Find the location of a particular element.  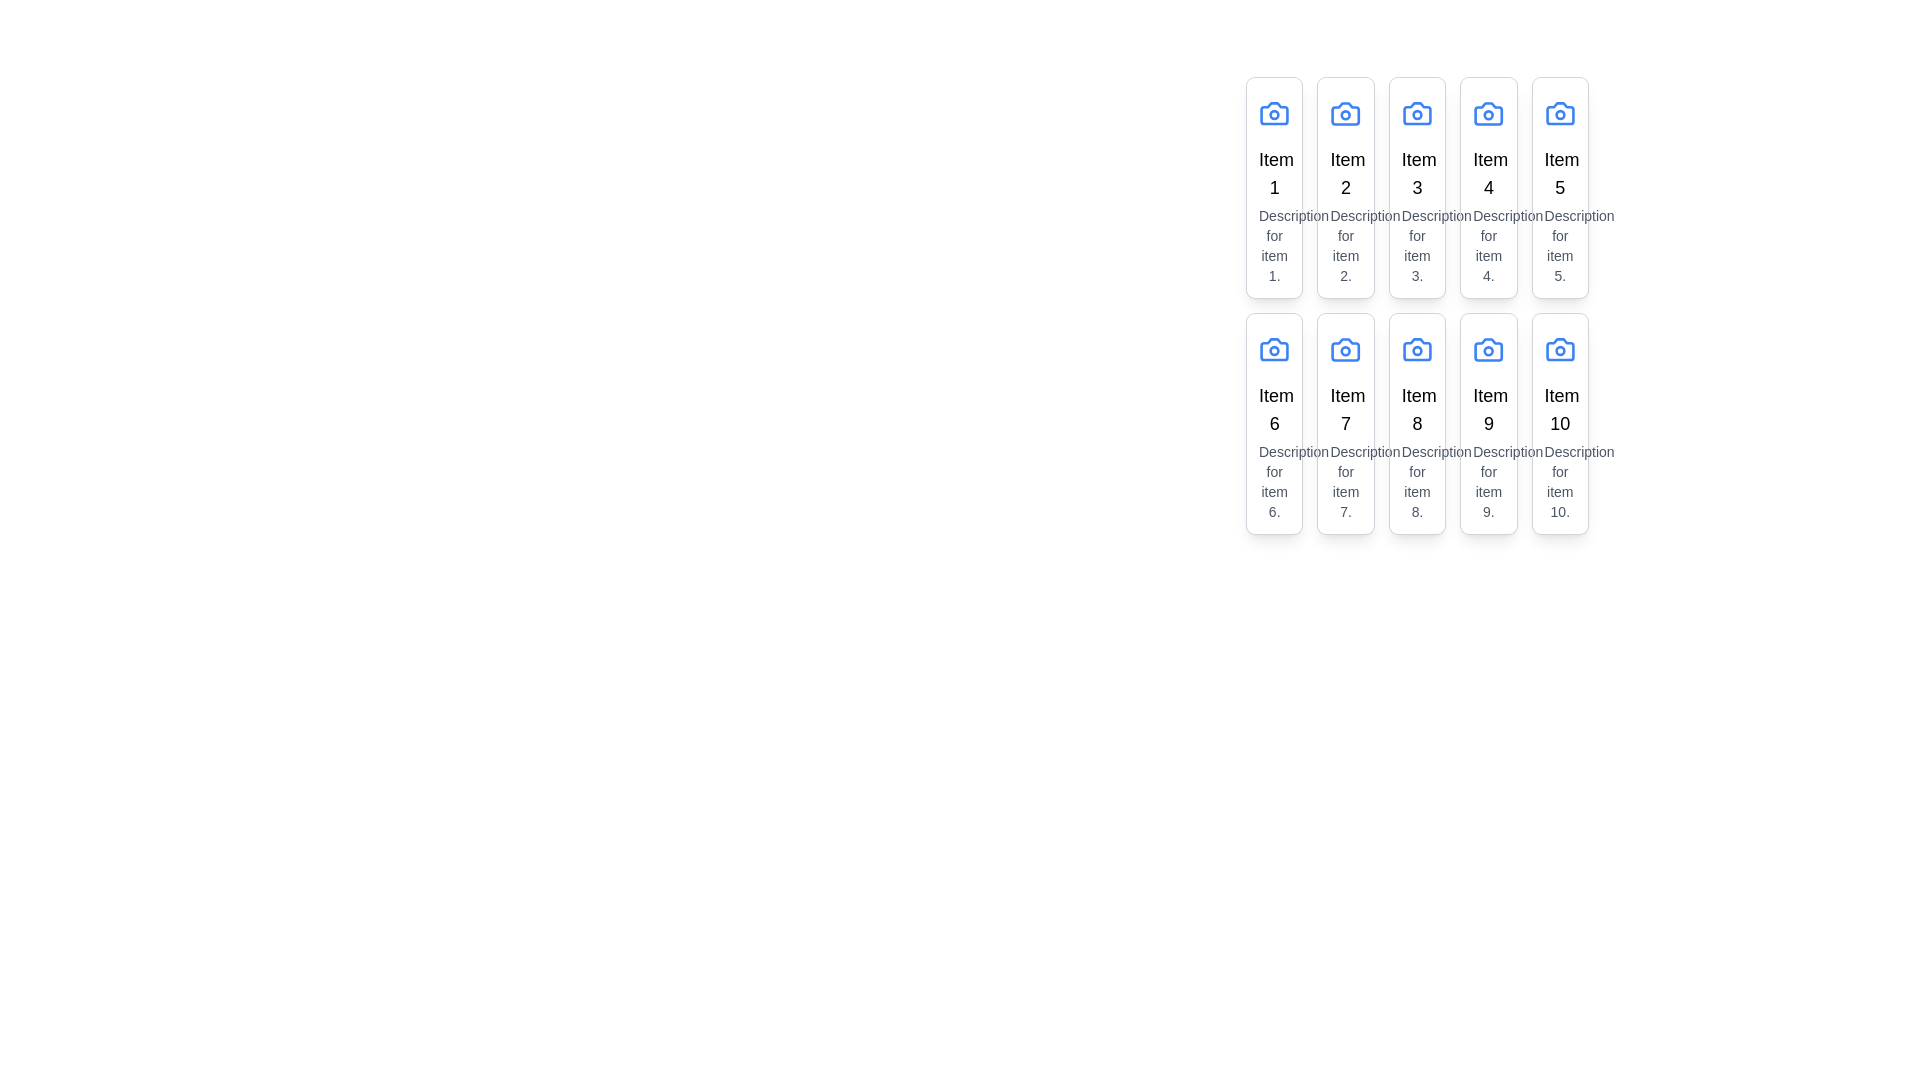

the camera icon located in the second row and third column of the grid layout is located at coordinates (1416, 349).